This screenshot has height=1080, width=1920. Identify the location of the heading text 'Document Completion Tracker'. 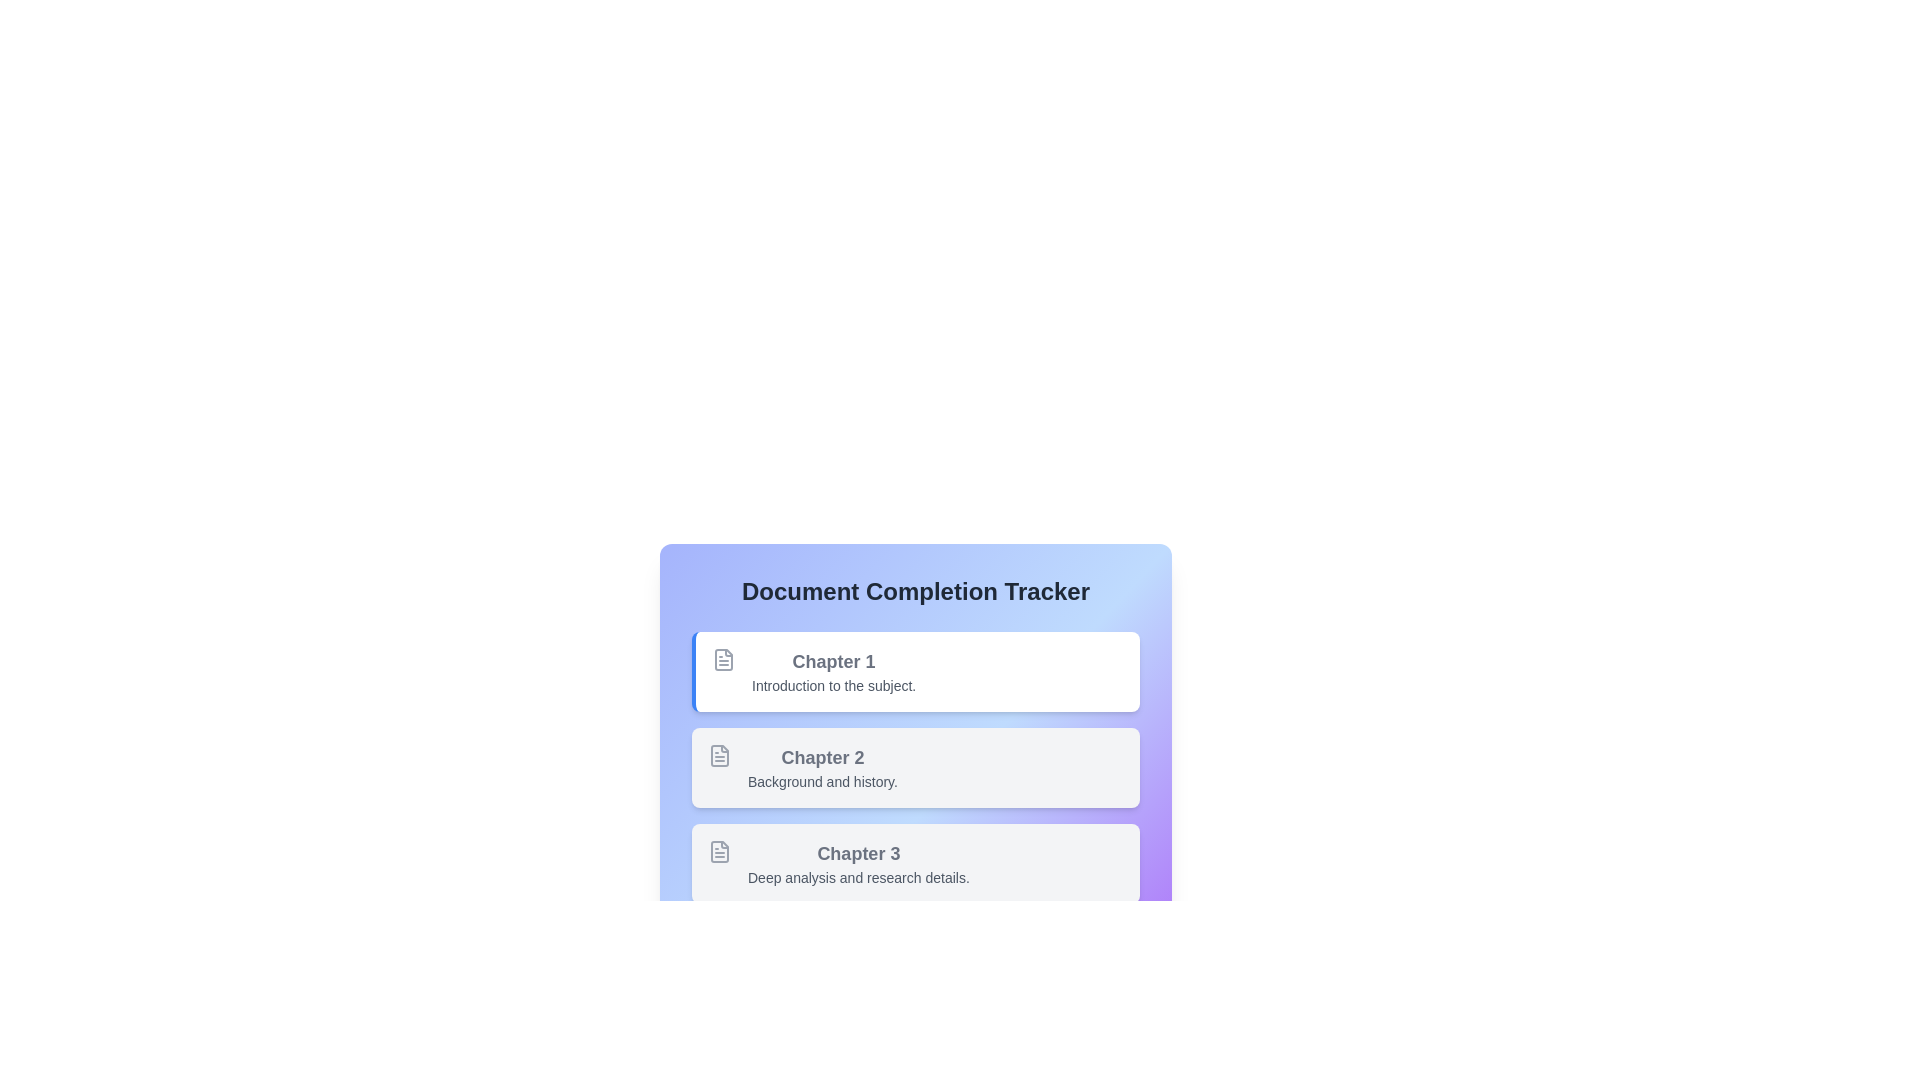
(915, 590).